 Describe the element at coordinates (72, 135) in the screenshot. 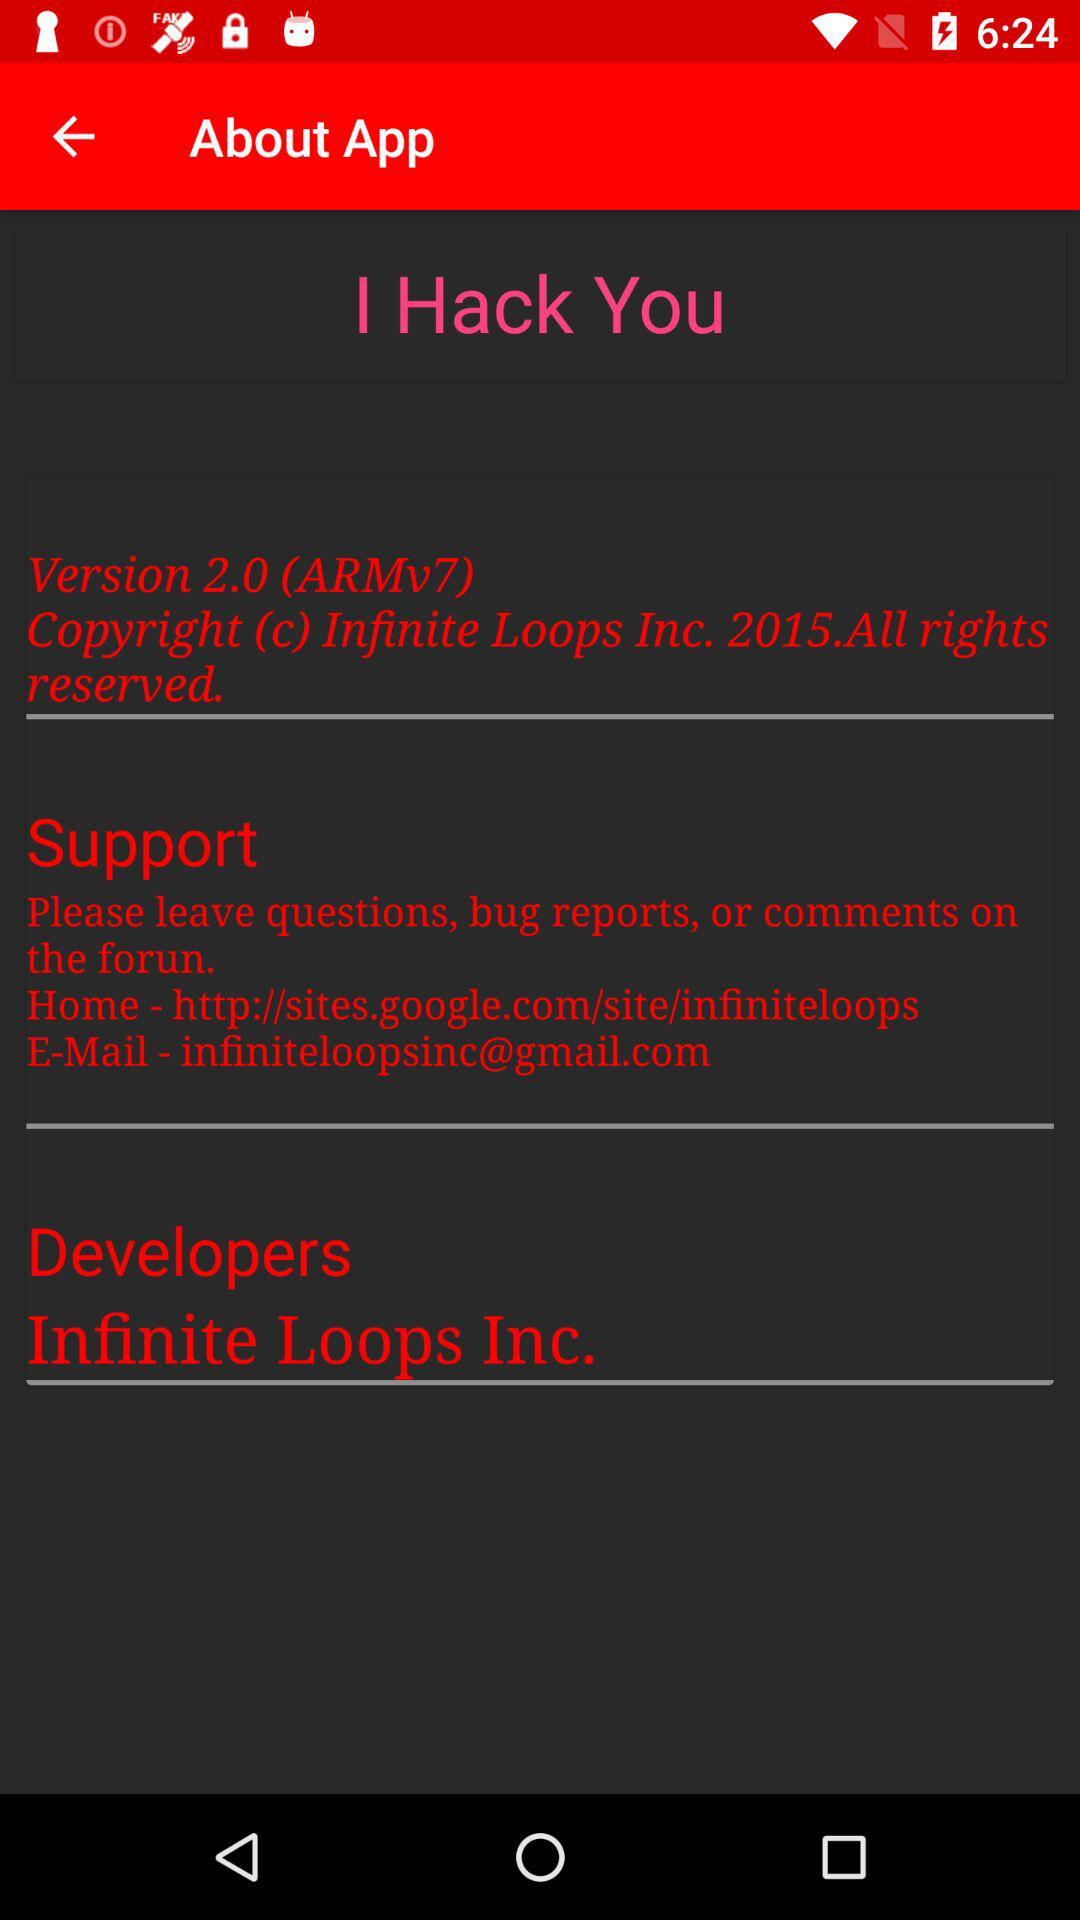

I see `icon to the left of about app item` at that location.